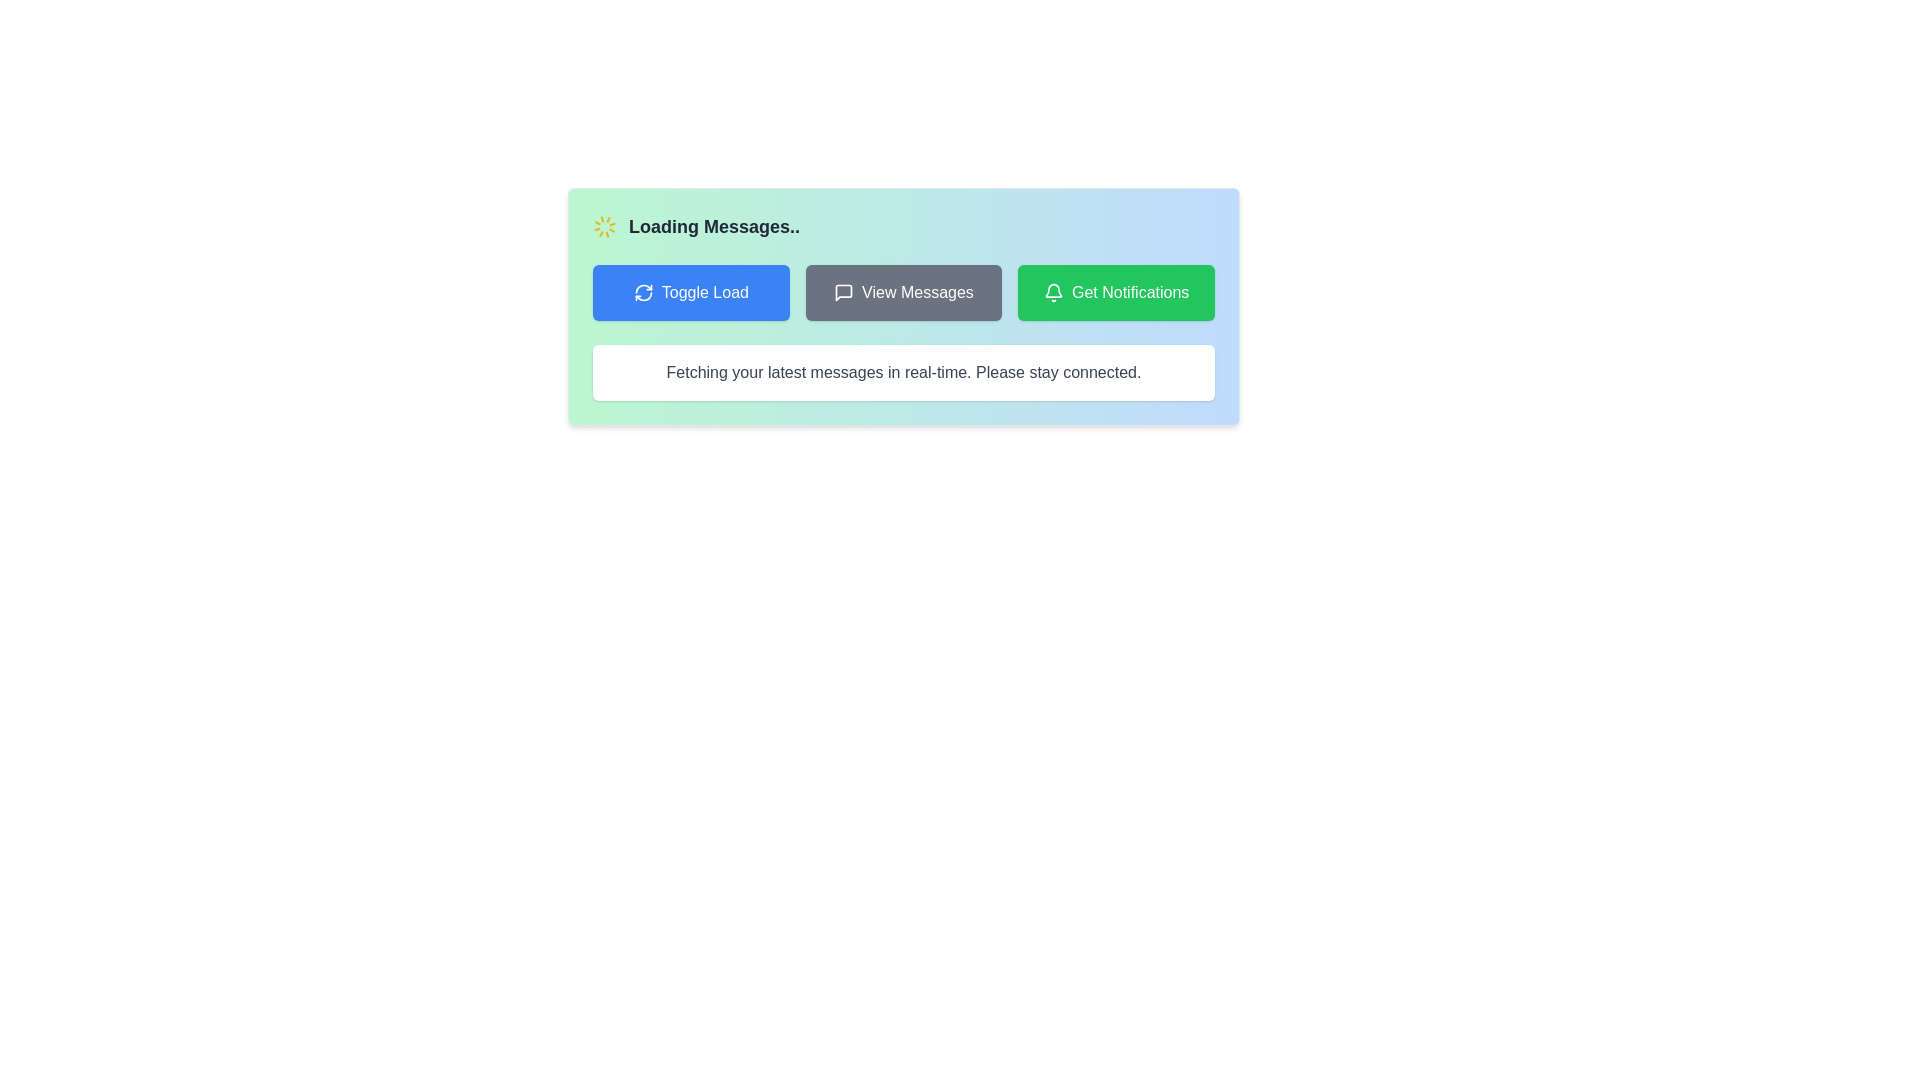 The image size is (1920, 1080). Describe the element at coordinates (902, 293) in the screenshot. I see `the central button in the three-button group that serves` at that location.